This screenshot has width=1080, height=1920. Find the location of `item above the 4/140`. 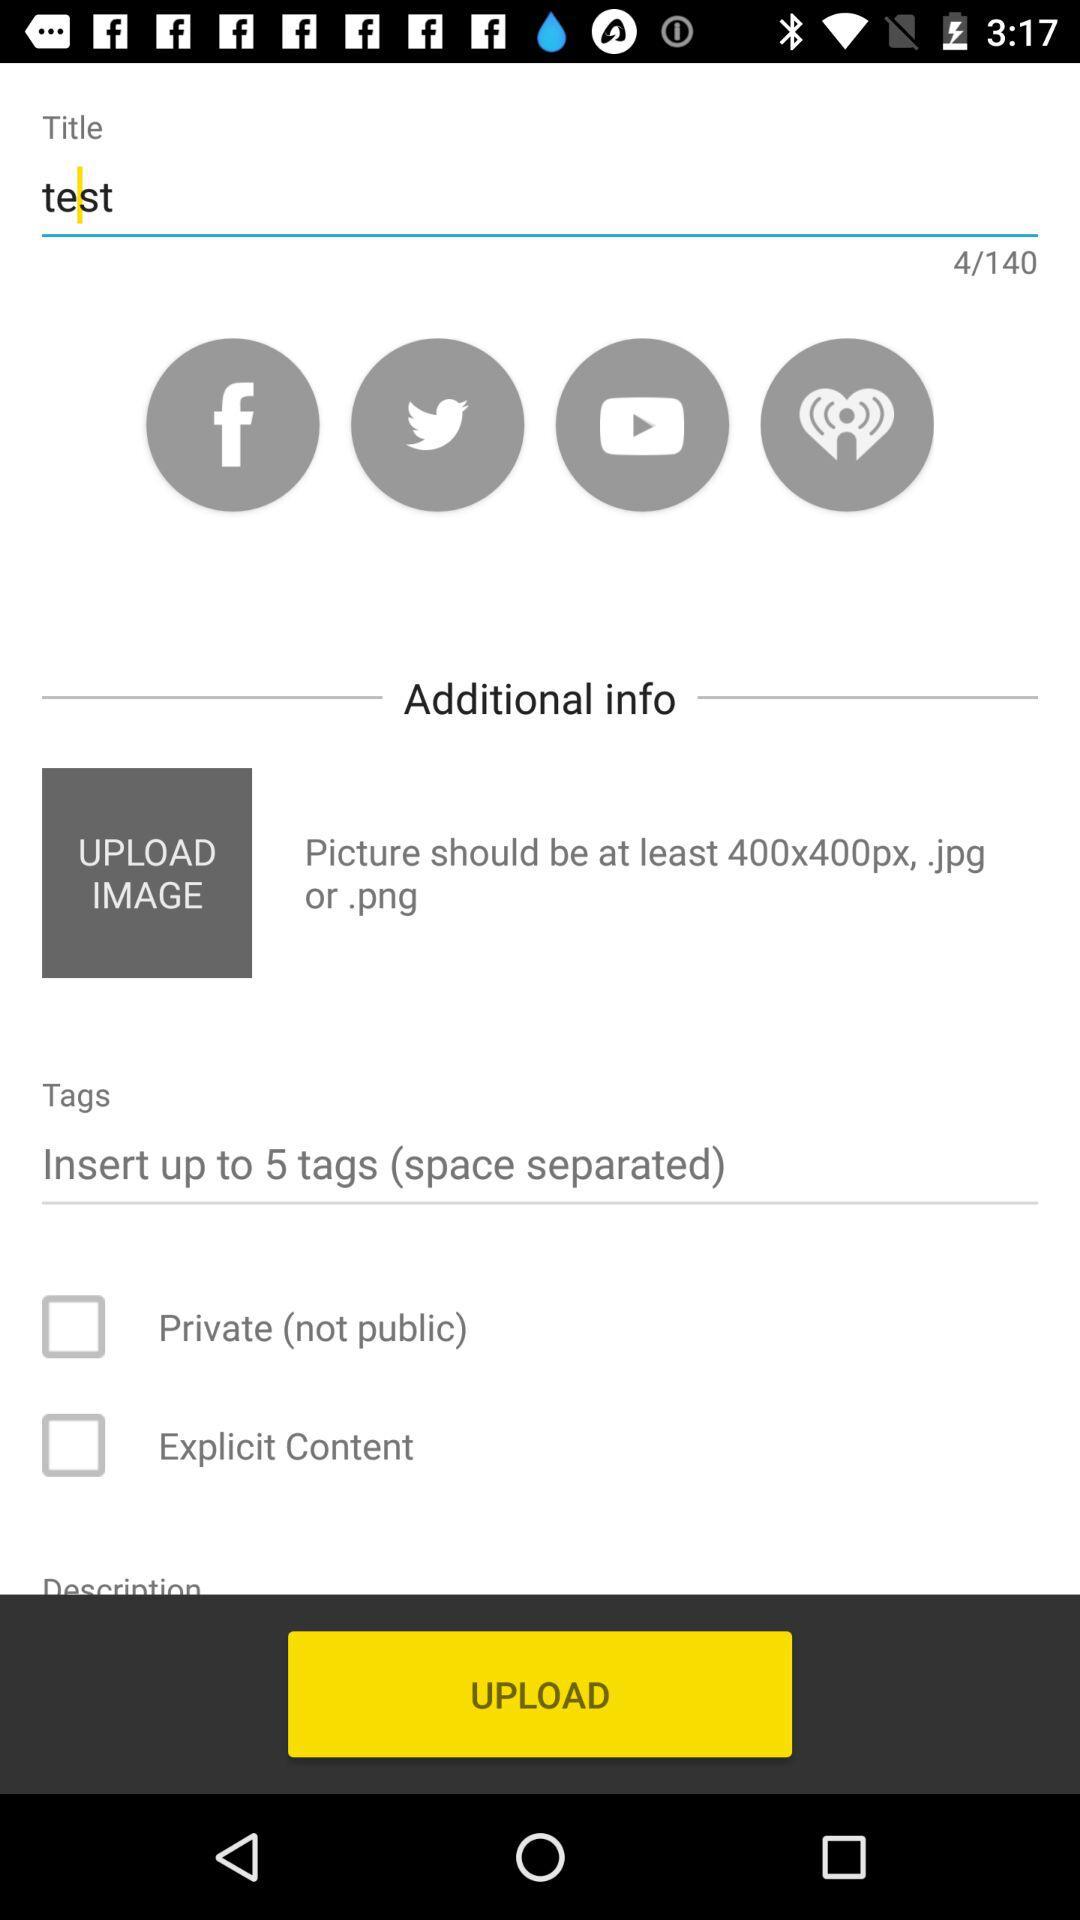

item above the 4/140 is located at coordinates (540, 195).